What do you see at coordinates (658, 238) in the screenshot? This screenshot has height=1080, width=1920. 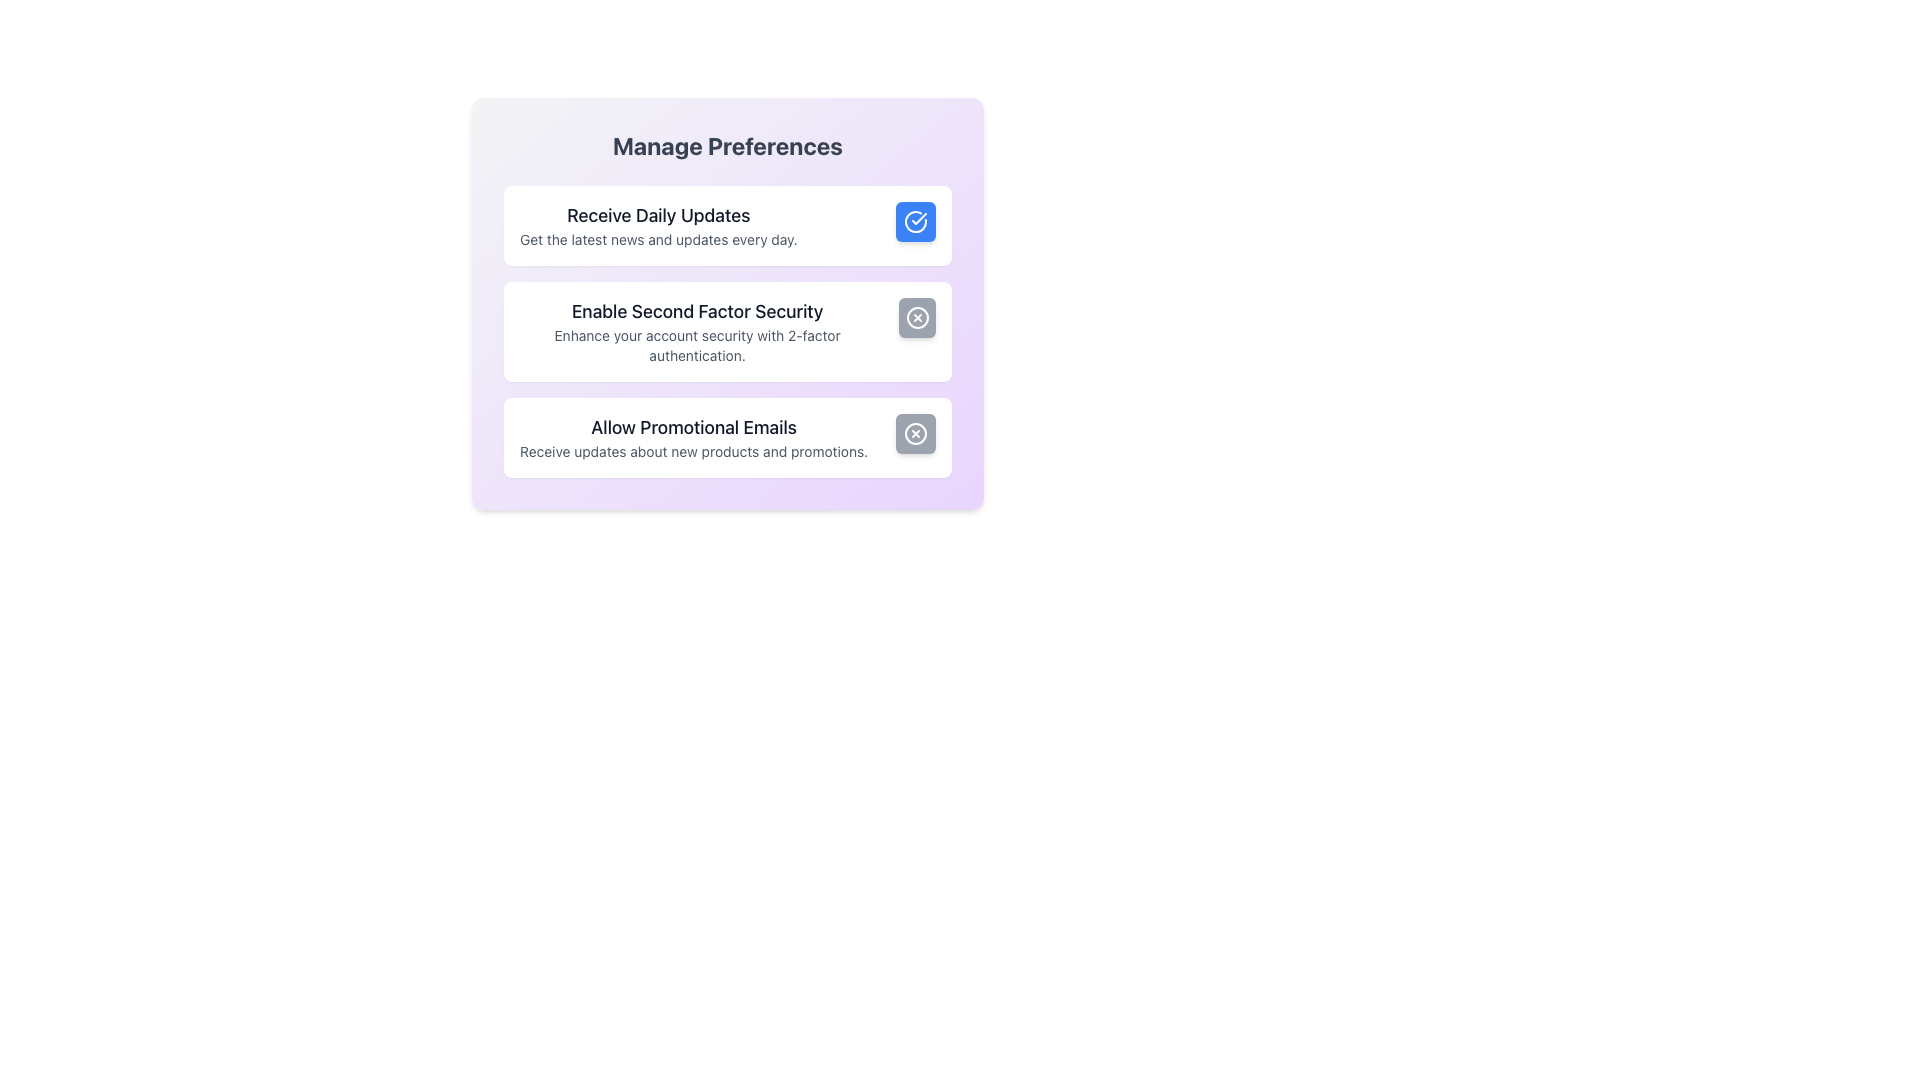 I see `the text element that displays 'Get the latest news and updates every day.' which is located directly beneath the heading 'Receive Daily Updates'` at bounding box center [658, 238].